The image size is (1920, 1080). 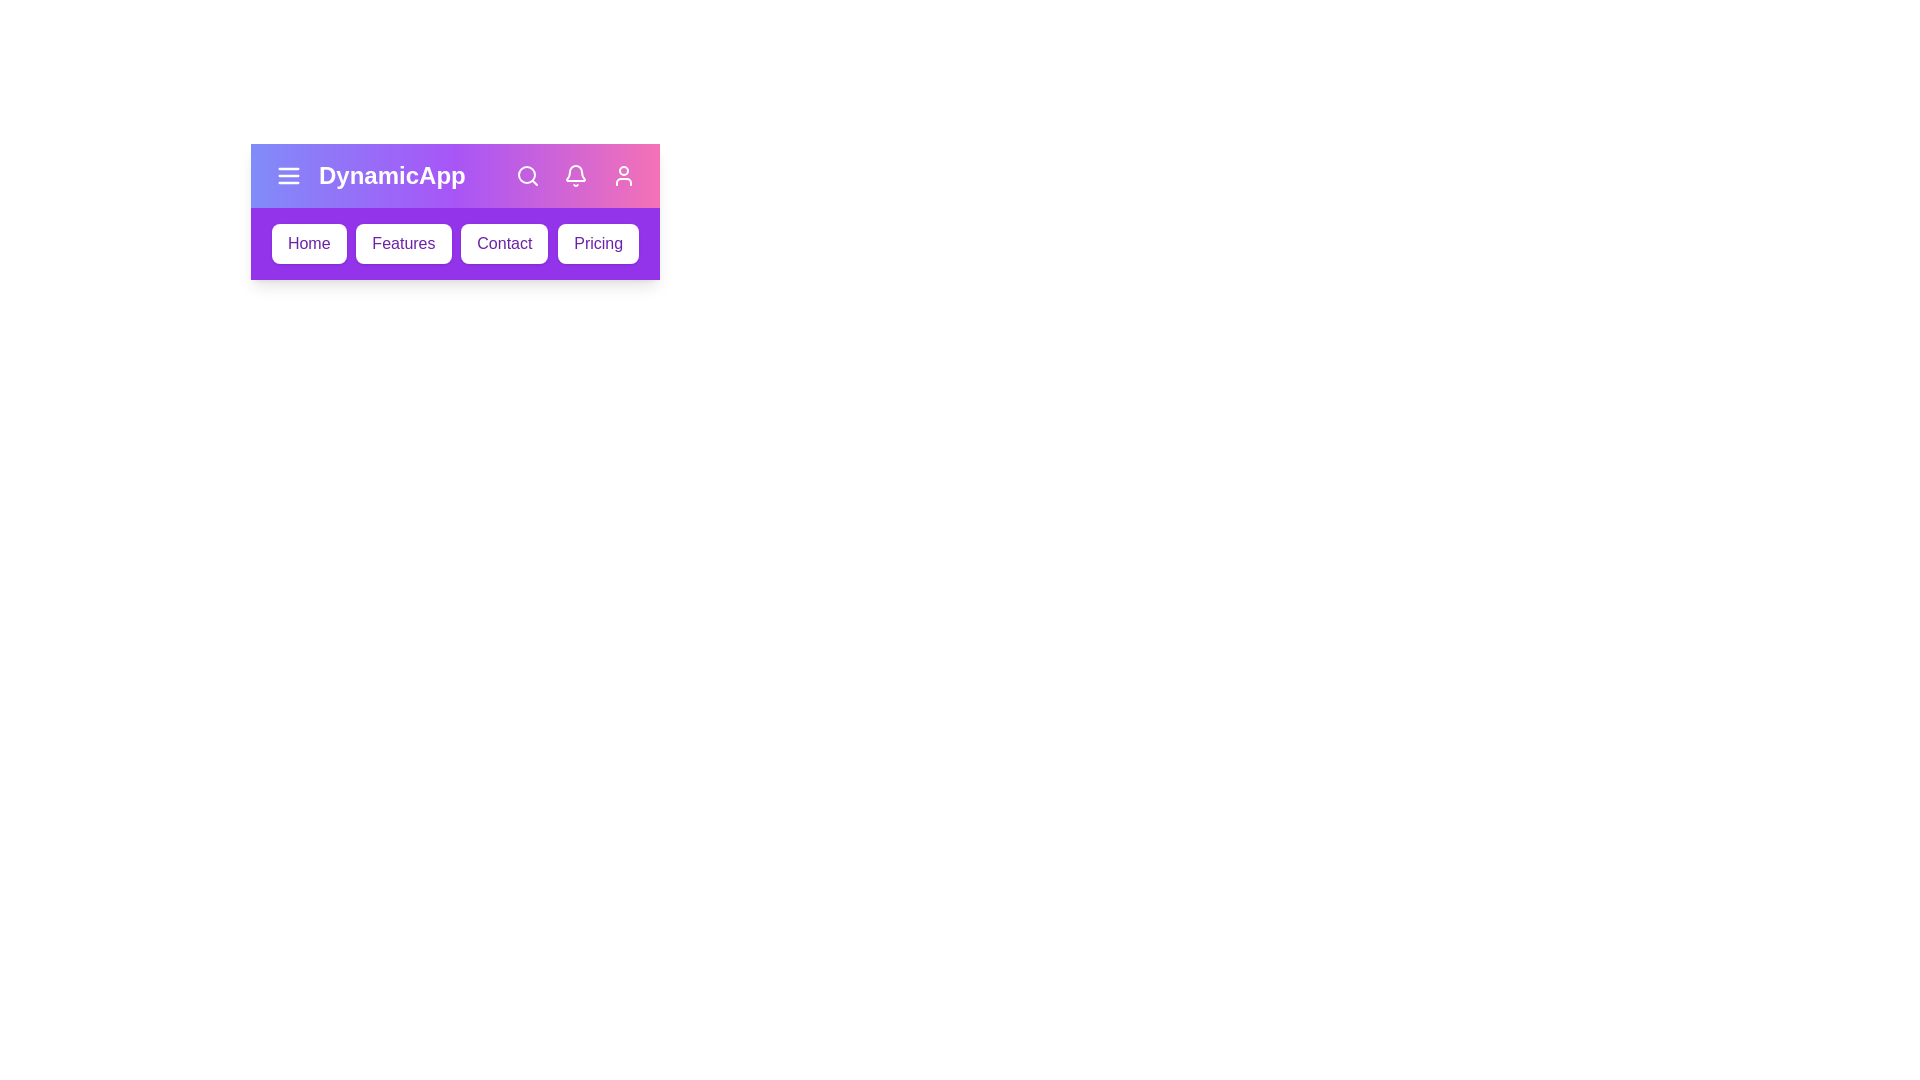 I want to click on the menu icon to toggle the menu visibility, so click(x=287, y=175).